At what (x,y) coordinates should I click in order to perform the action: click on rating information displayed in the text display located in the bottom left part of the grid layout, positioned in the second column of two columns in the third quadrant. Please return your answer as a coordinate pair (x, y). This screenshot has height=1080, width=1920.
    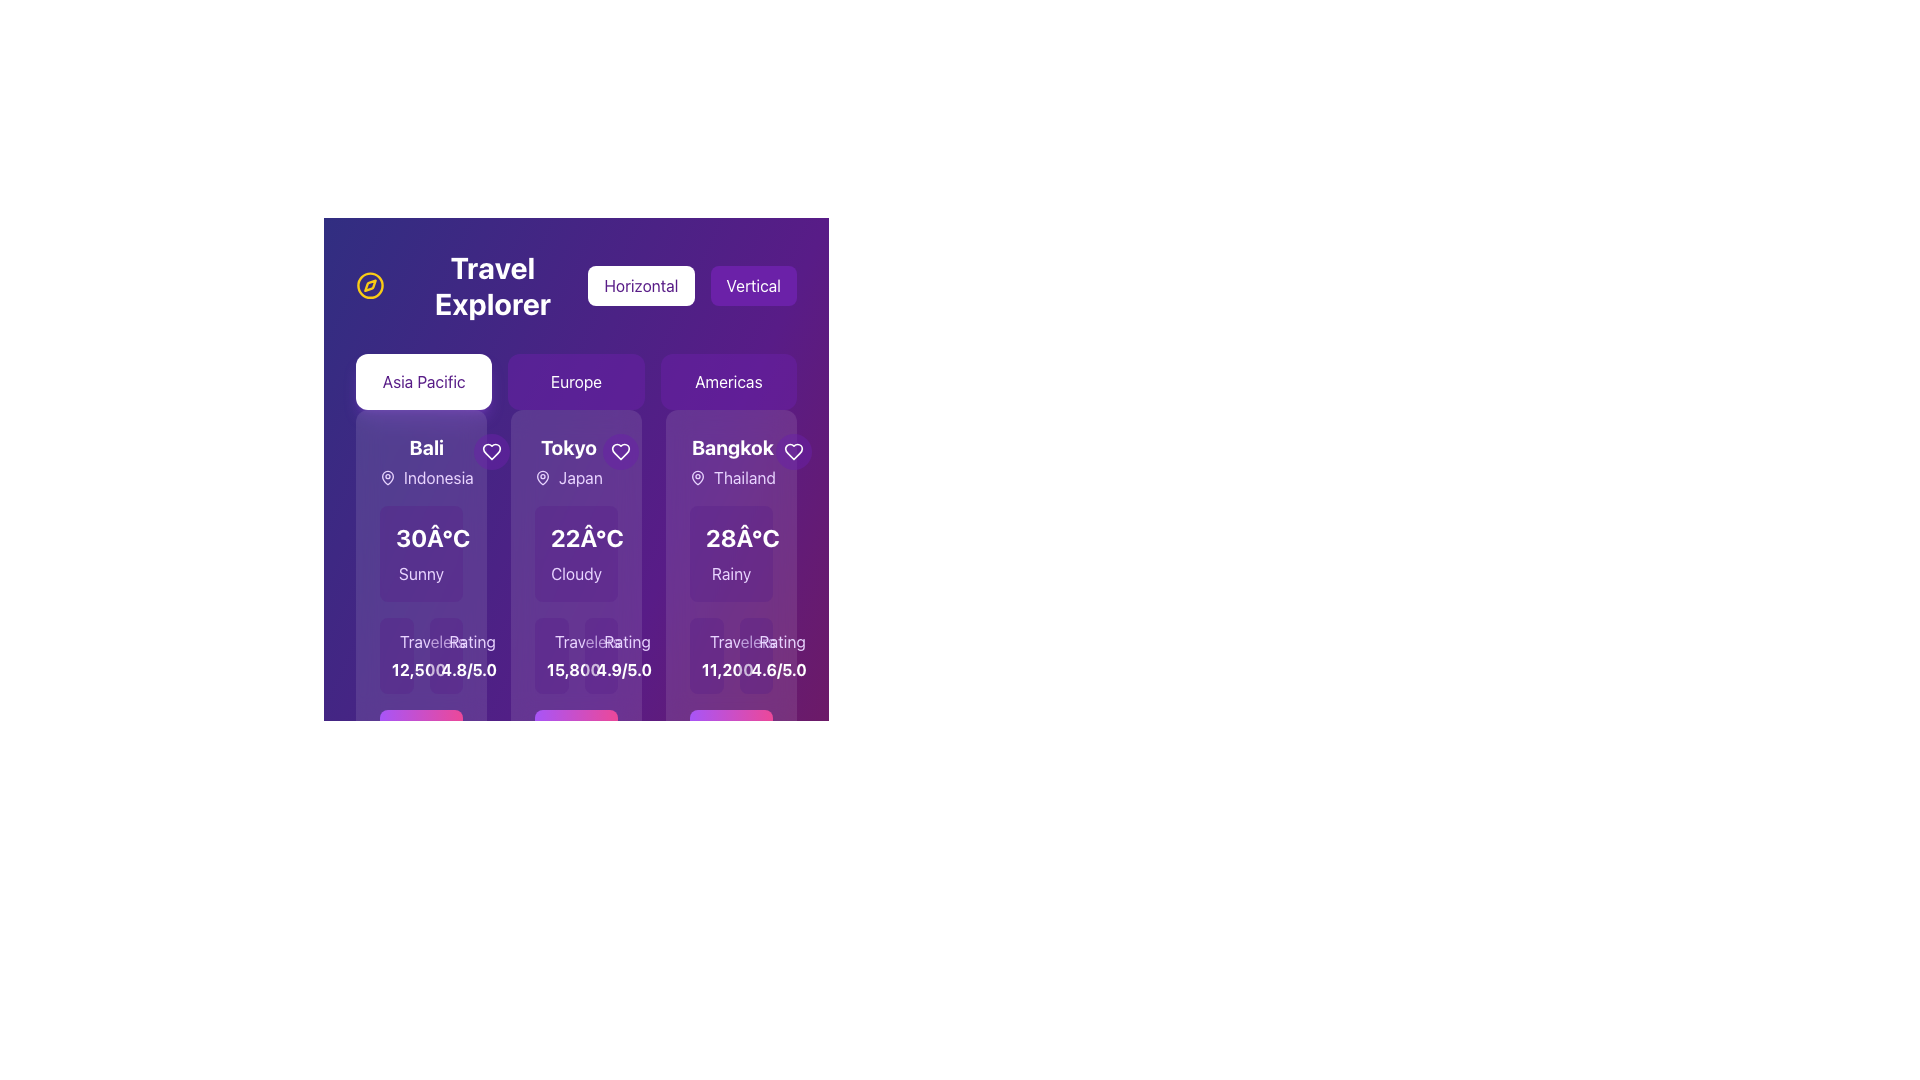
    Looking at the image, I should click on (445, 655).